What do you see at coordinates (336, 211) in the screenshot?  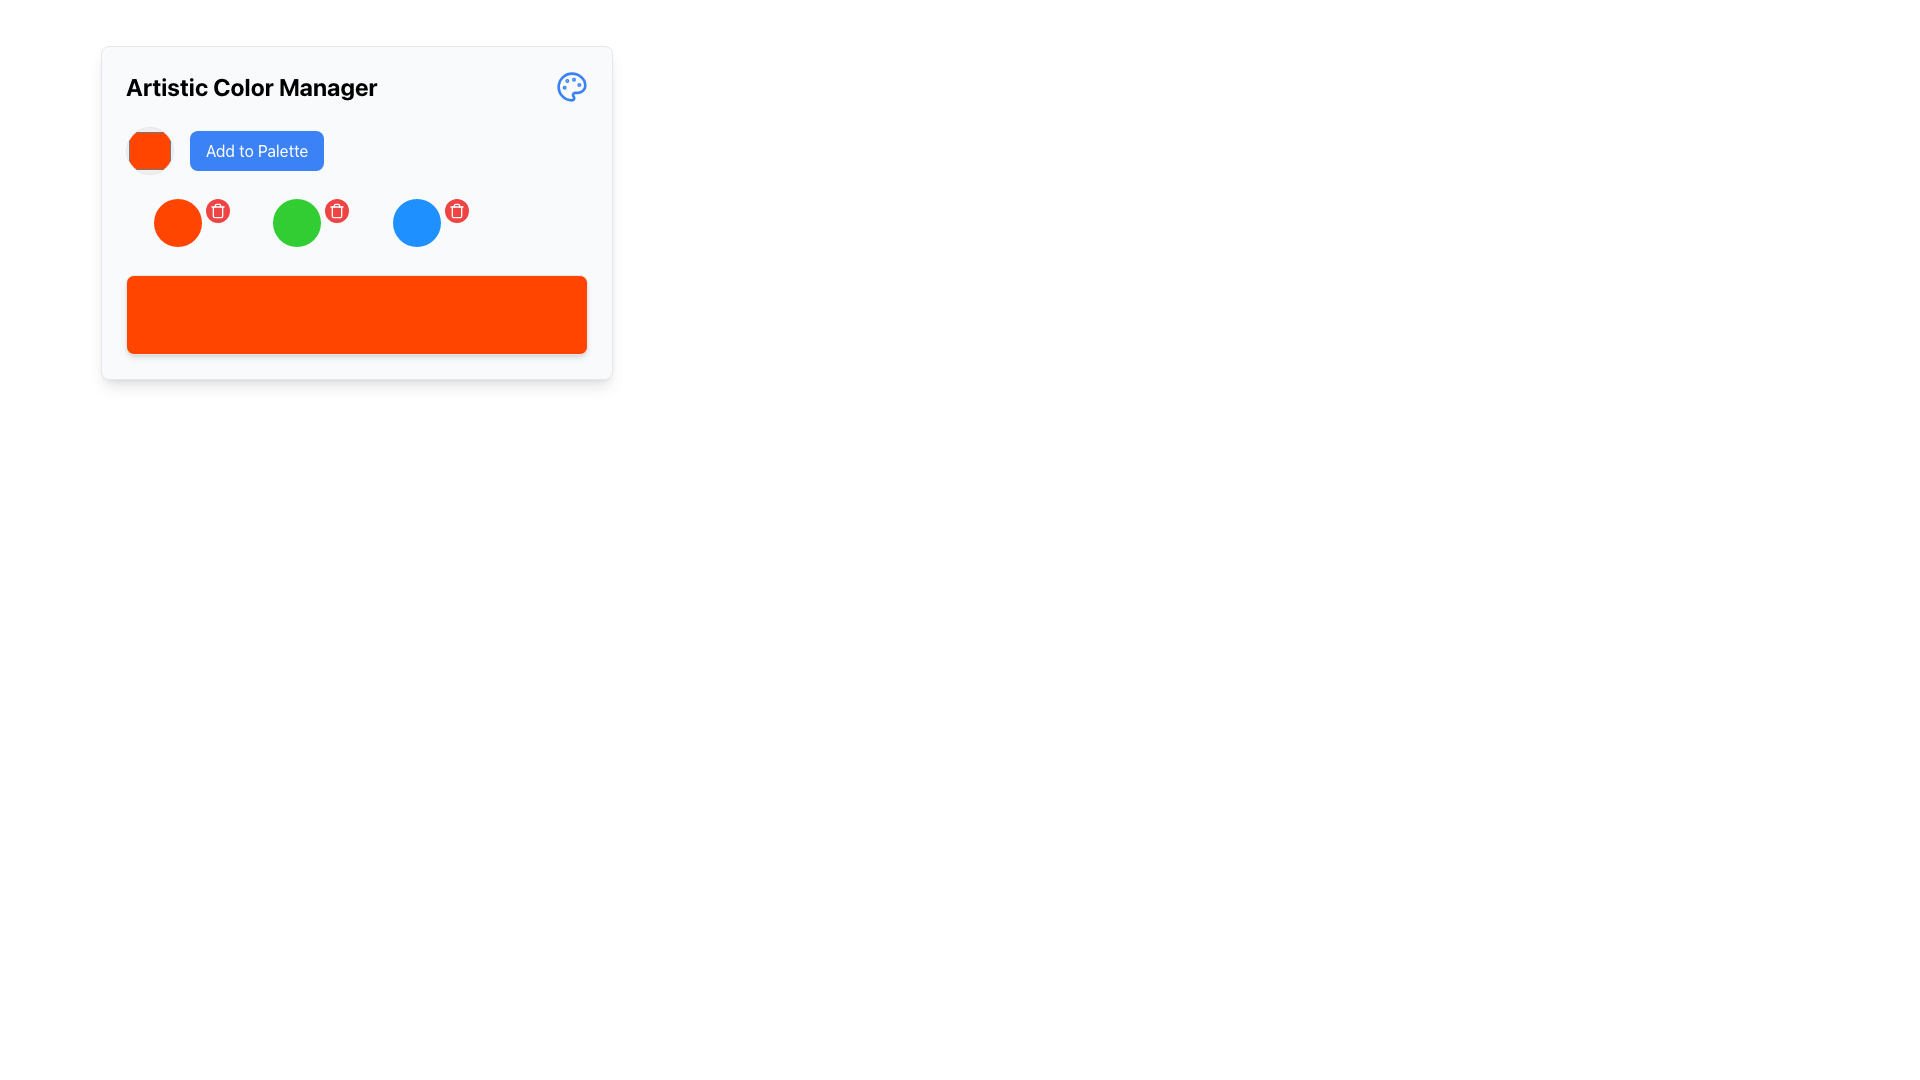 I see `the delete button located at the top-right of the green circular item` at bounding box center [336, 211].